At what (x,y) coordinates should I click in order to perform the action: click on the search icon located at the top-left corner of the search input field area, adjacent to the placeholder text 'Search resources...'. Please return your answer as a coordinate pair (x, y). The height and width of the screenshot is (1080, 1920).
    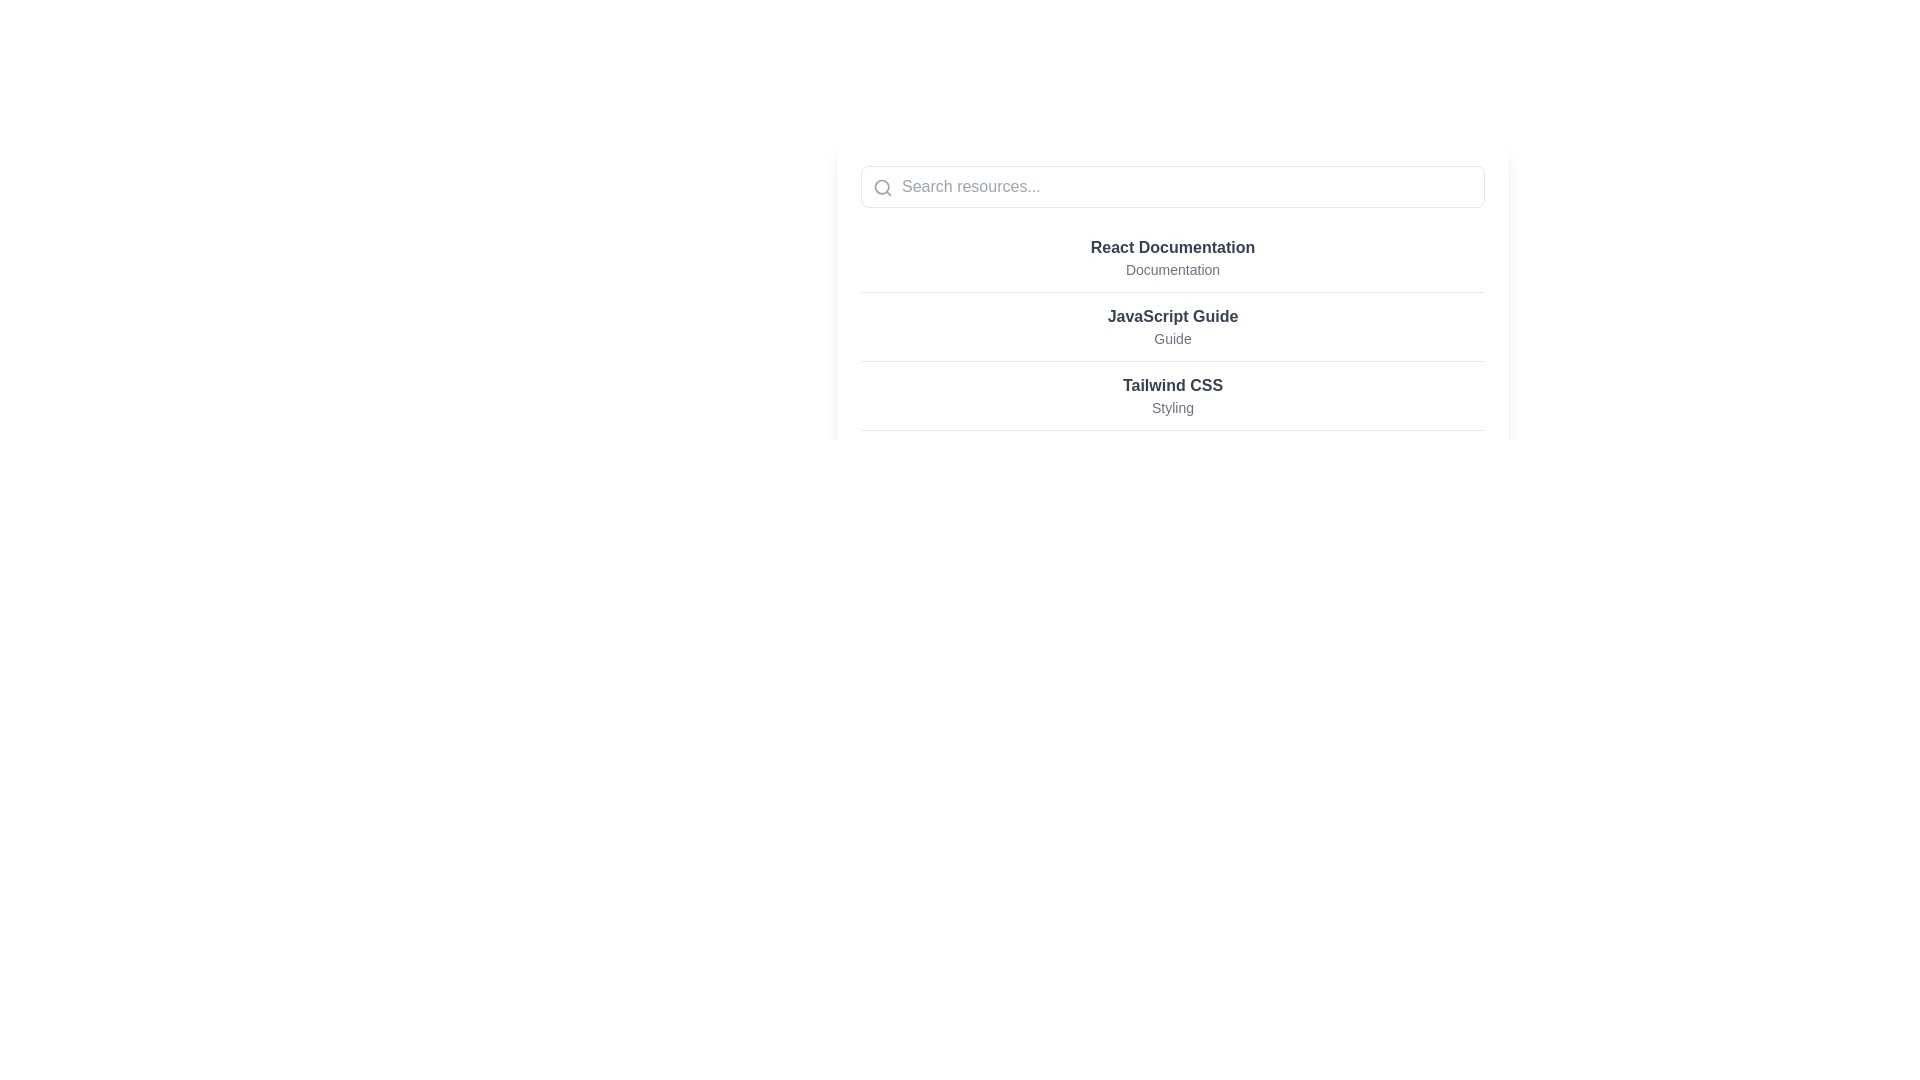
    Looking at the image, I should click on (882, 188).